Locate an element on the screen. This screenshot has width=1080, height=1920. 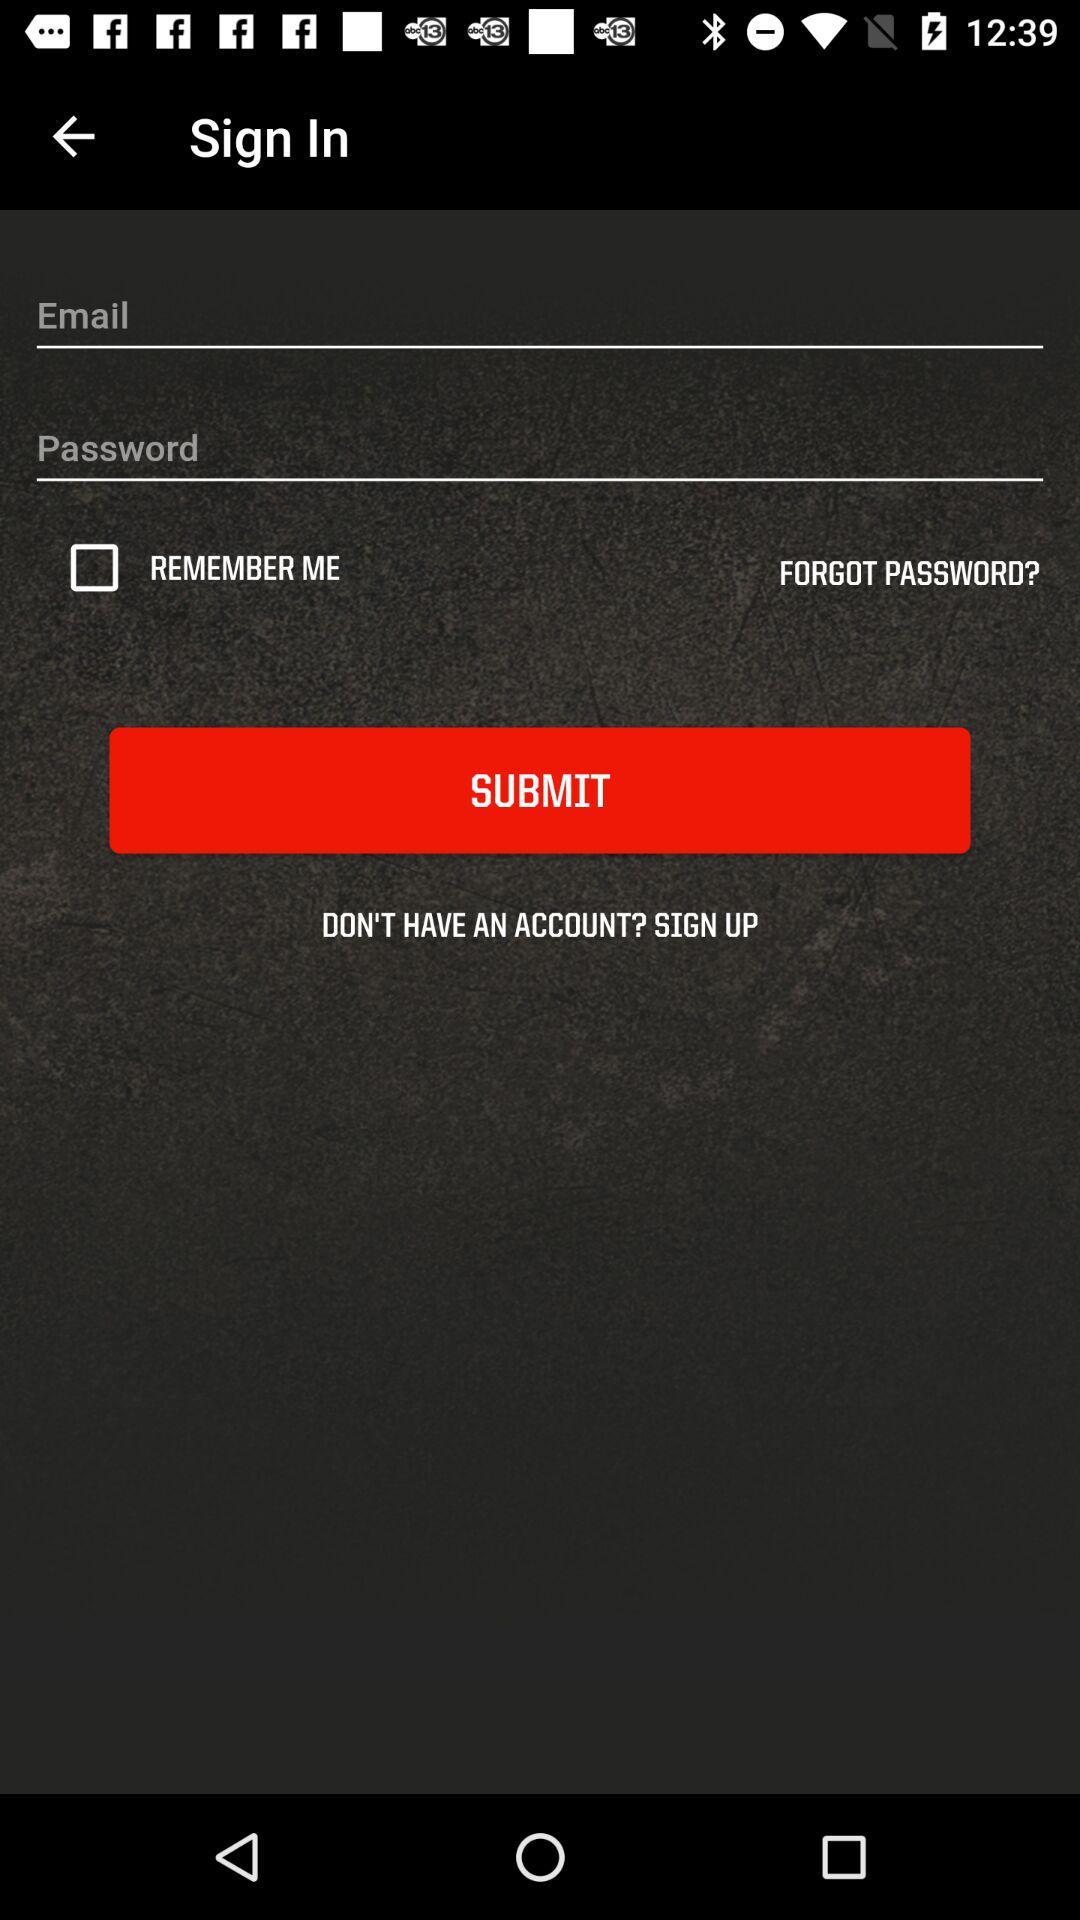
item to the left of sign in item is located at coordinates (72, 135).